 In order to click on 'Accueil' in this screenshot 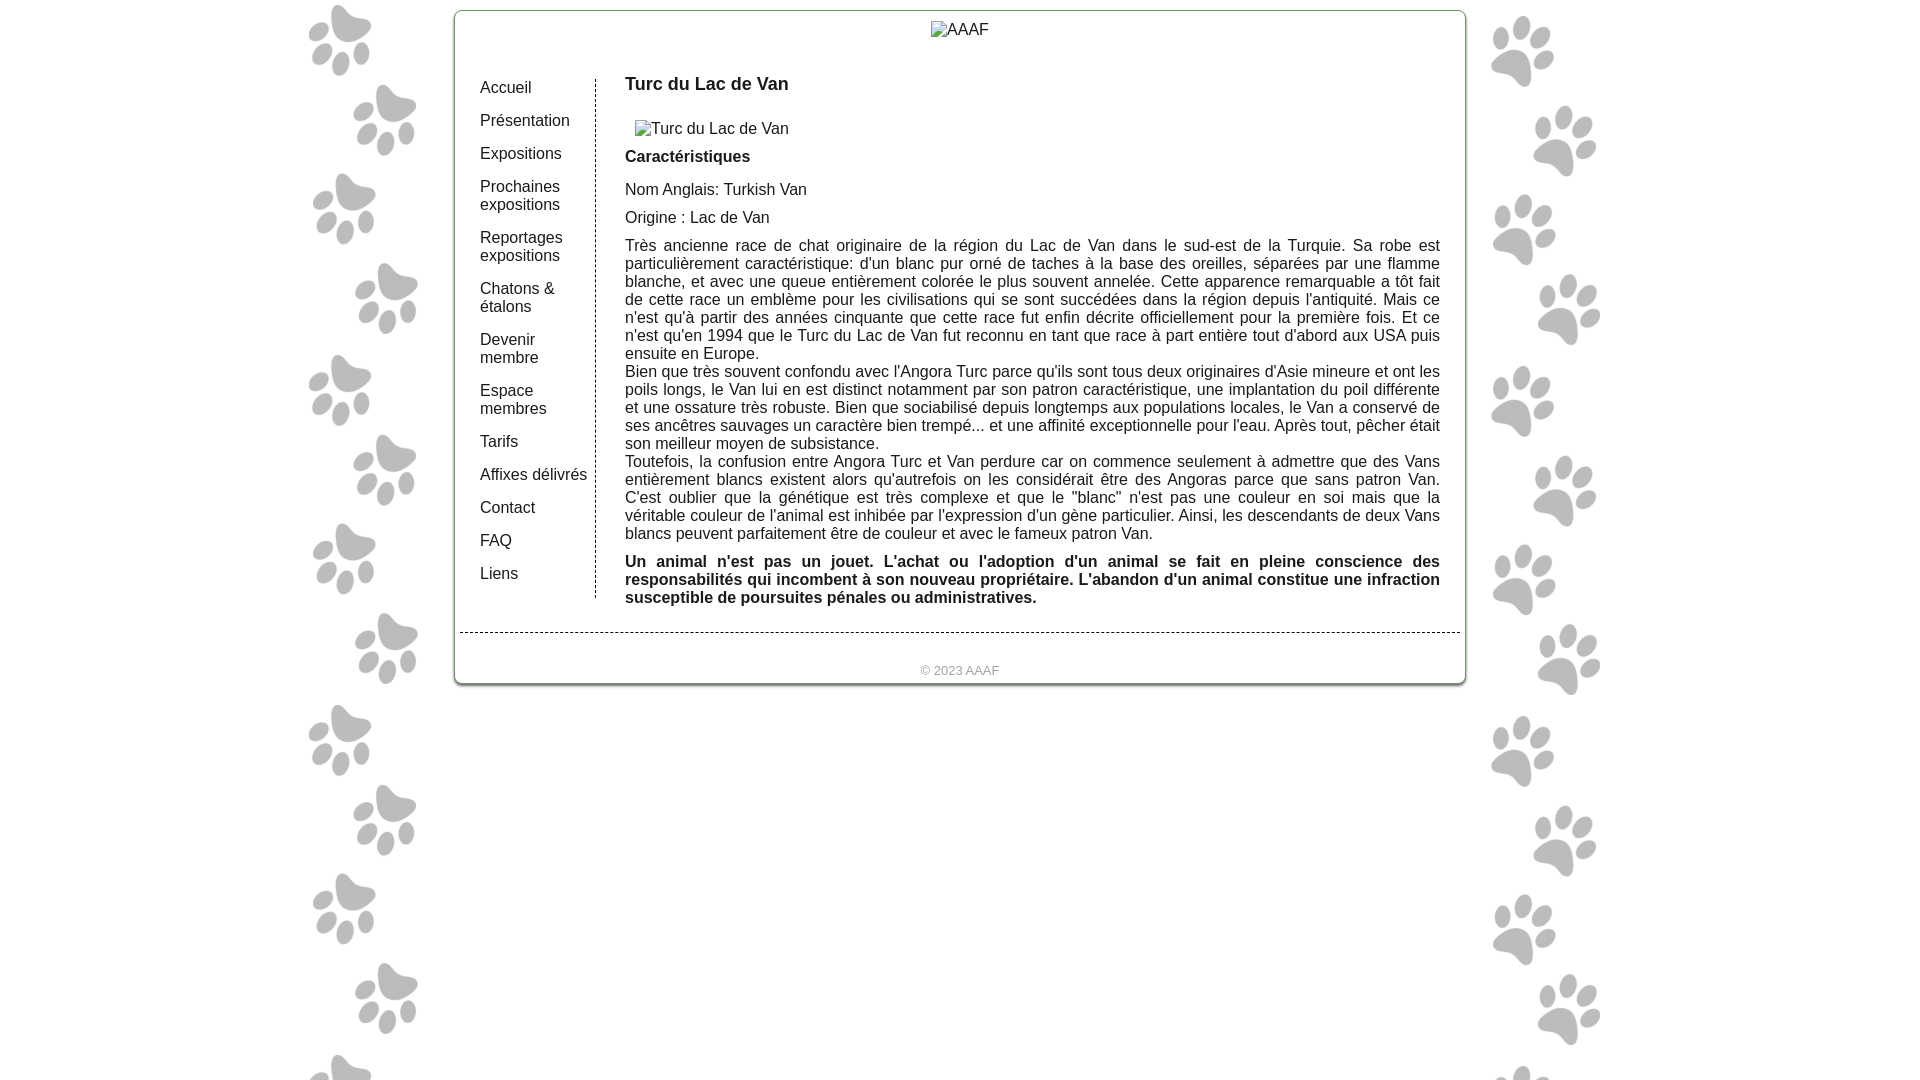, I will do `click(505, 86)`.